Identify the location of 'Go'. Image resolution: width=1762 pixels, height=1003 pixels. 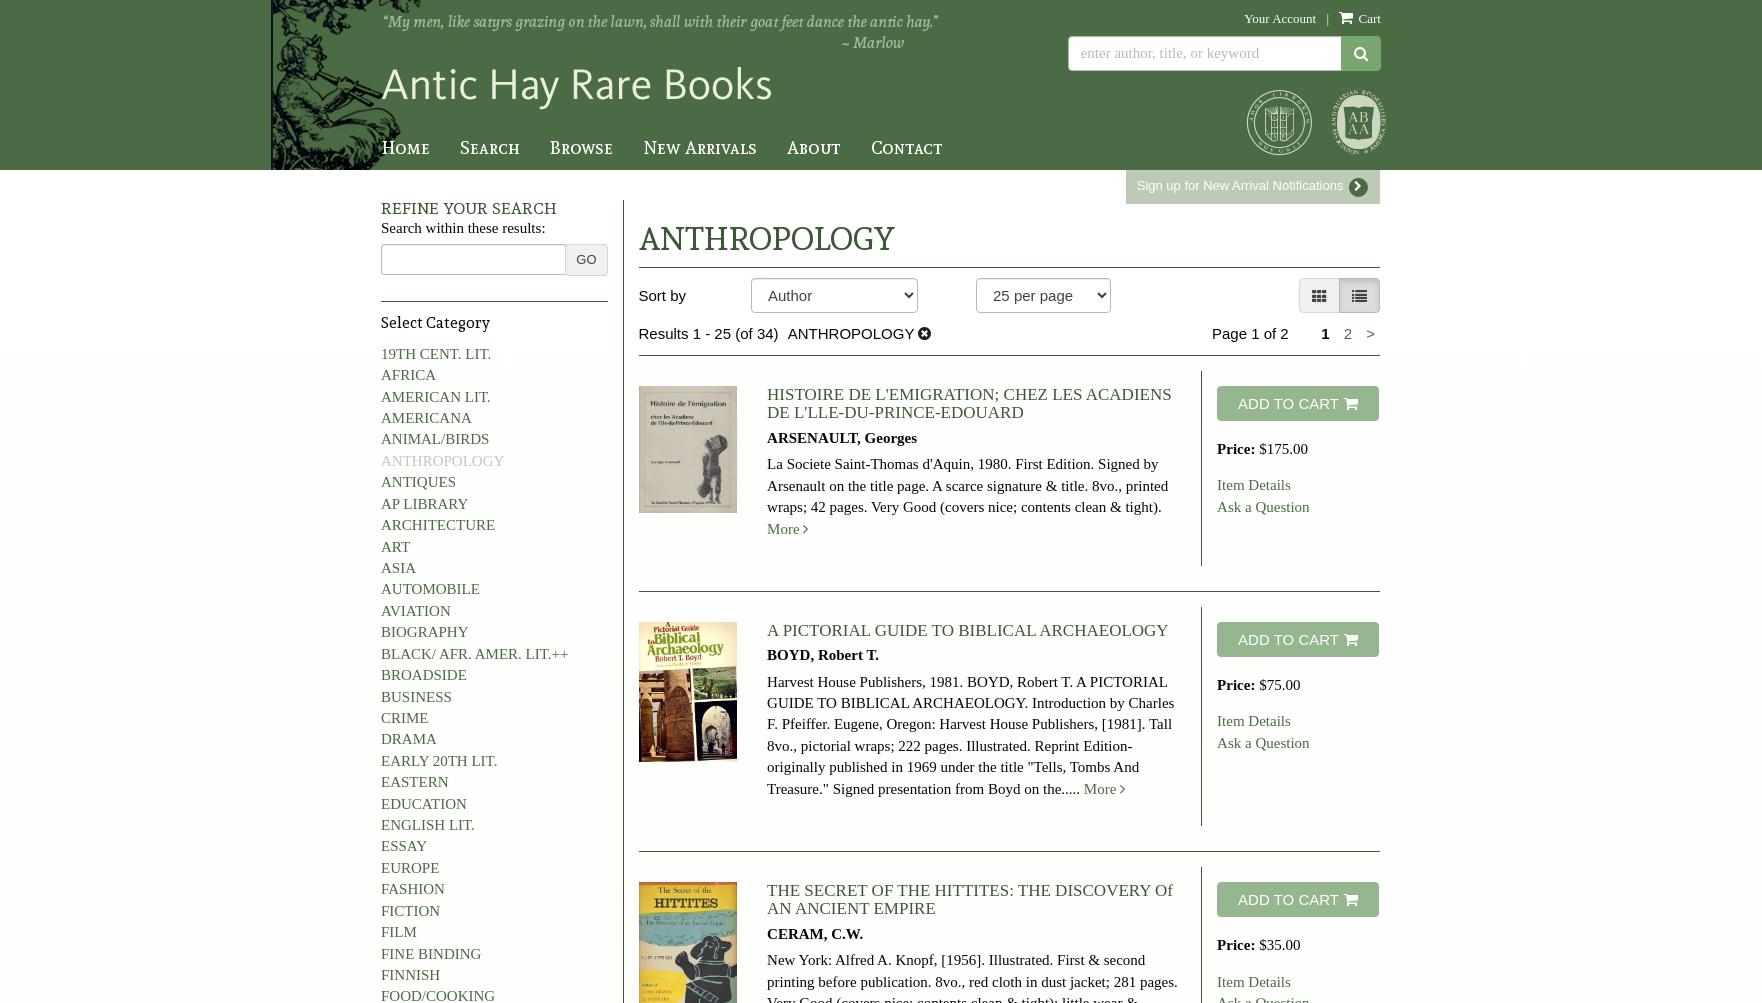
(574, 259).